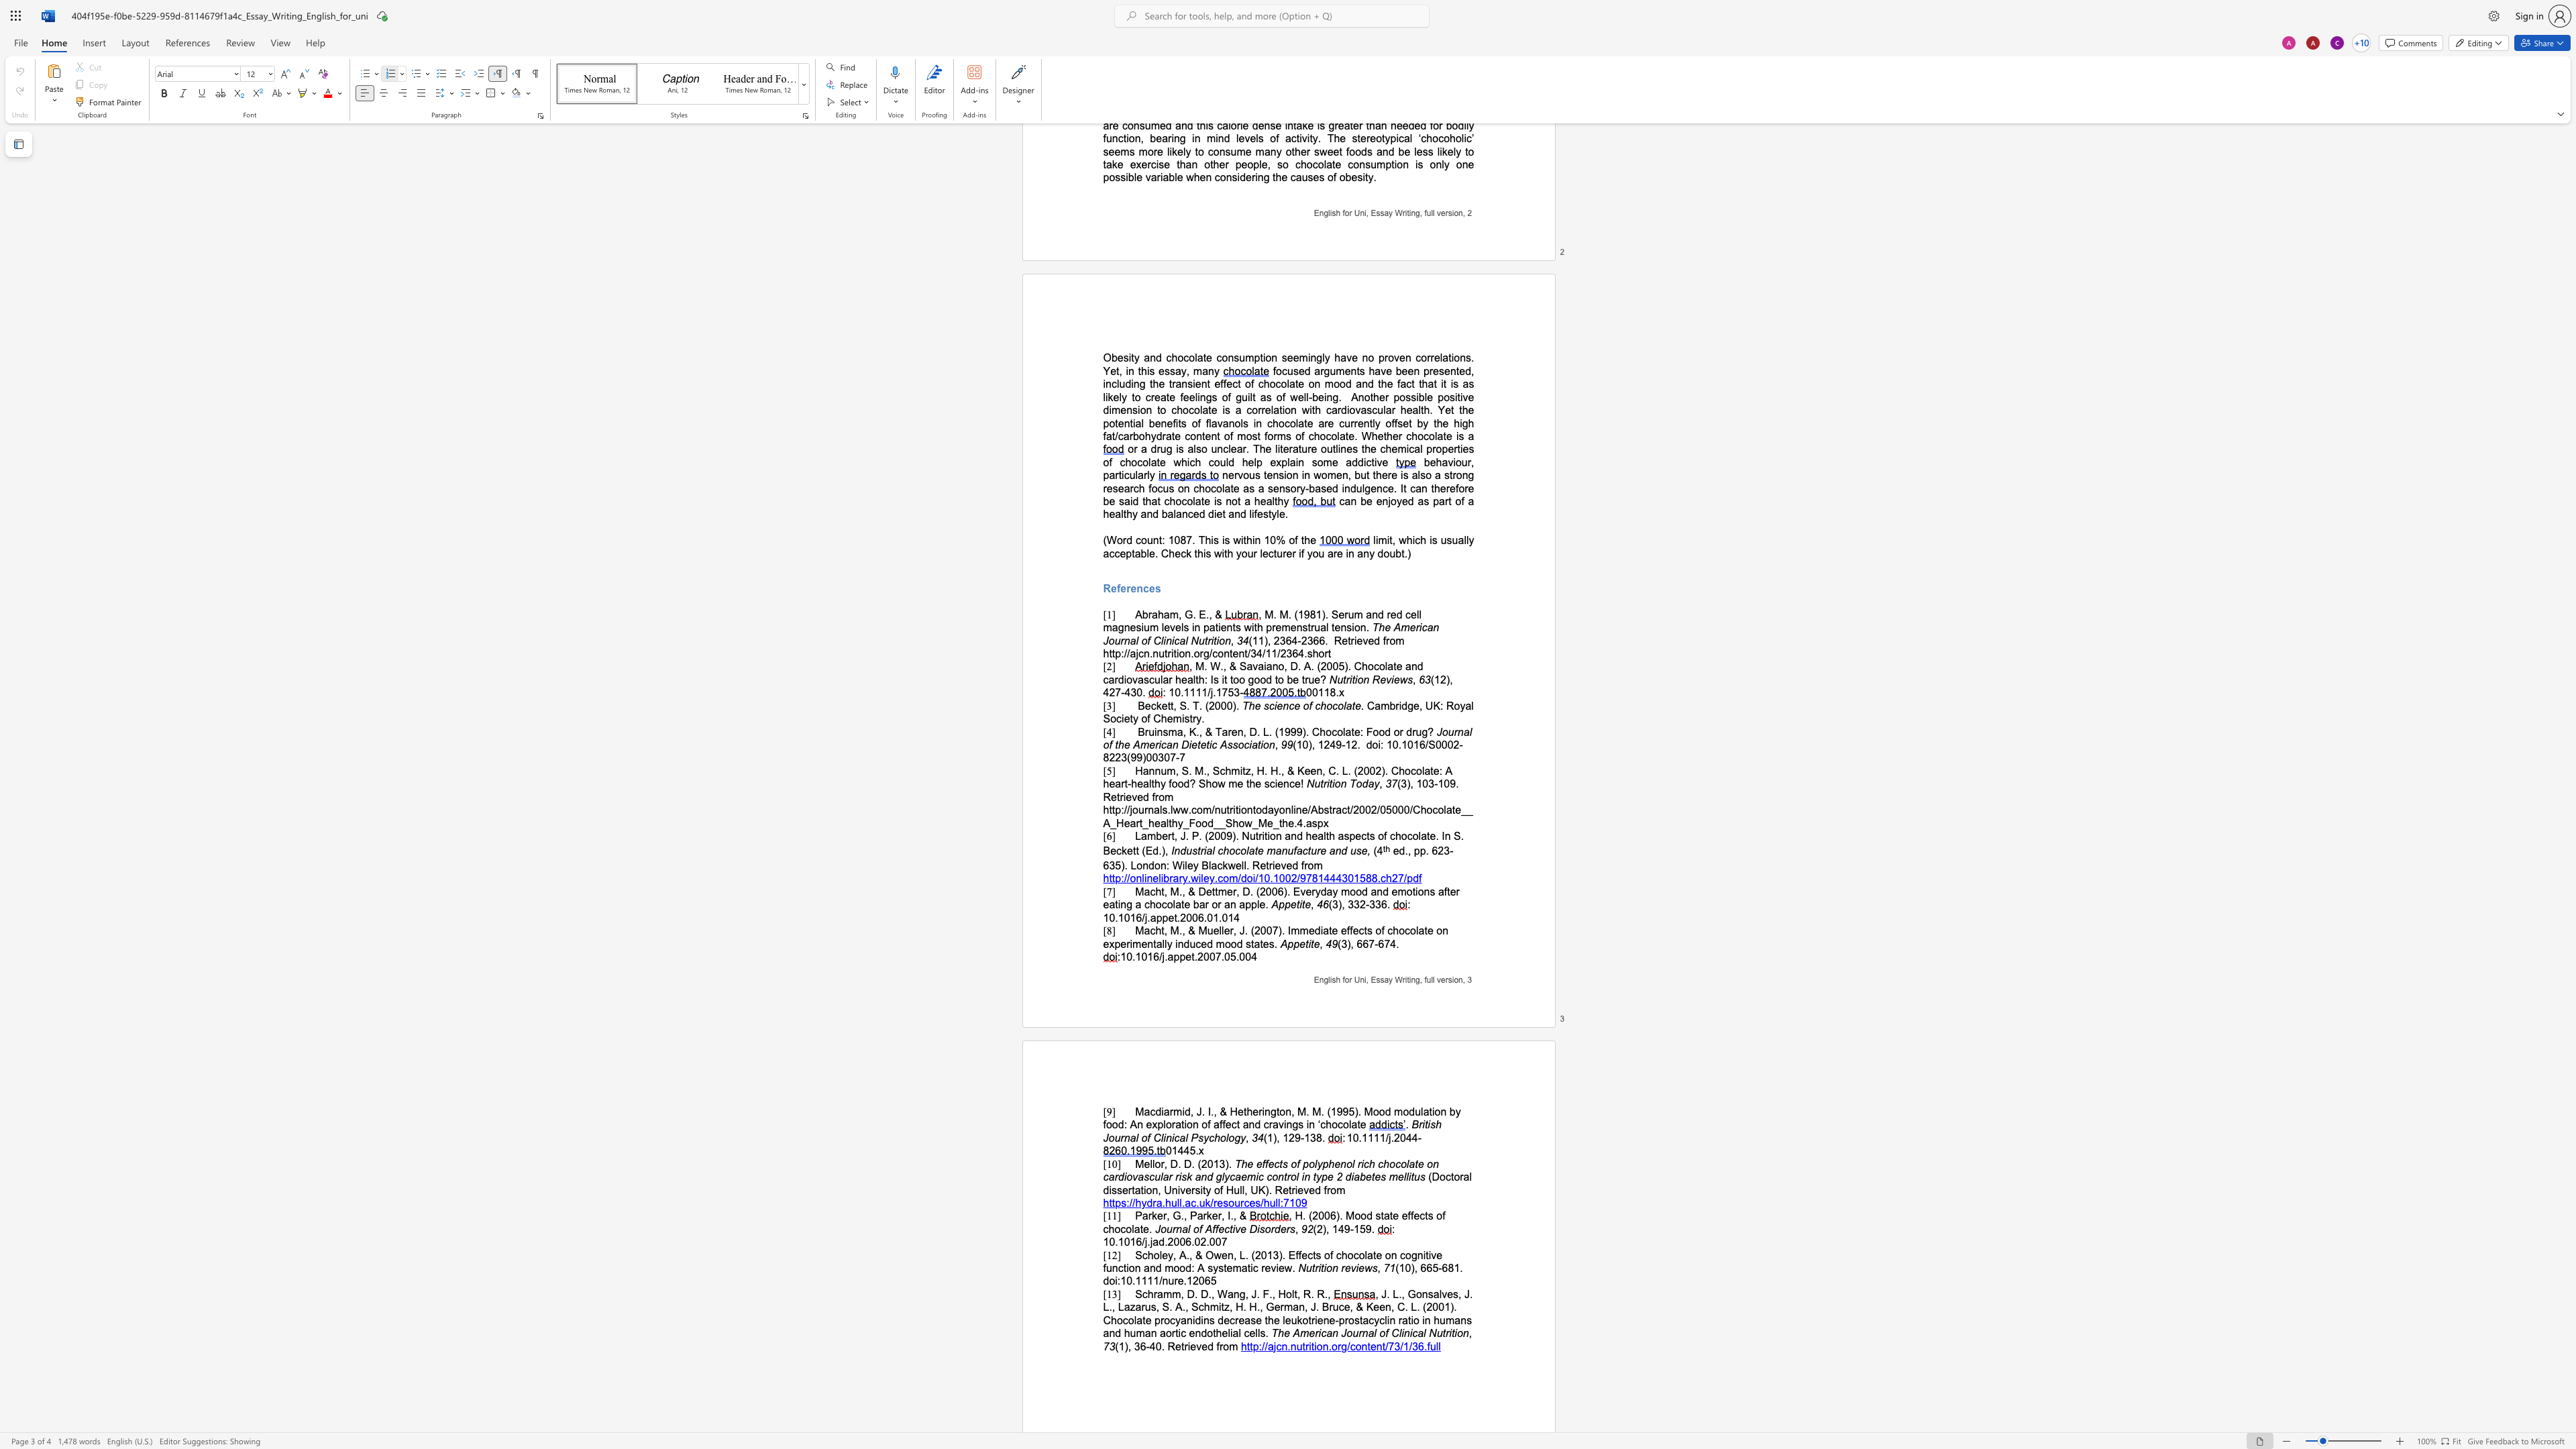  I want to click on the space between the continuous character "r" and "a" in the text, so click(1157, 1294).